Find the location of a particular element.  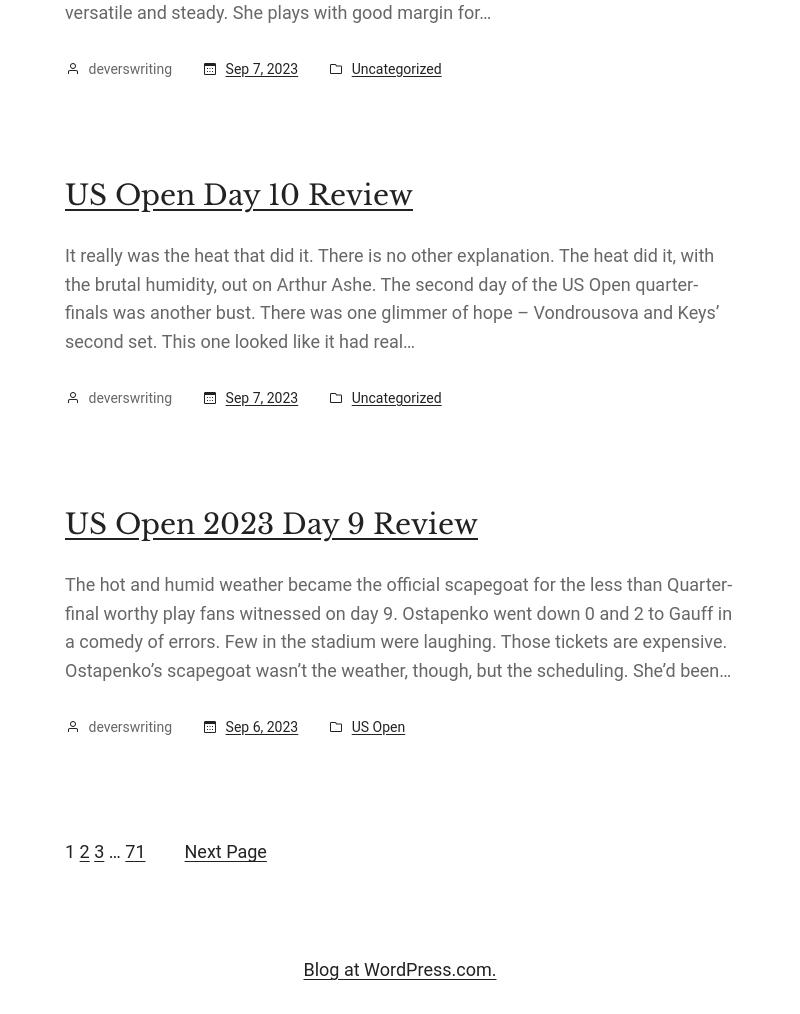

'Blog at WordPress.com.' is located at coordinates (398, 969).